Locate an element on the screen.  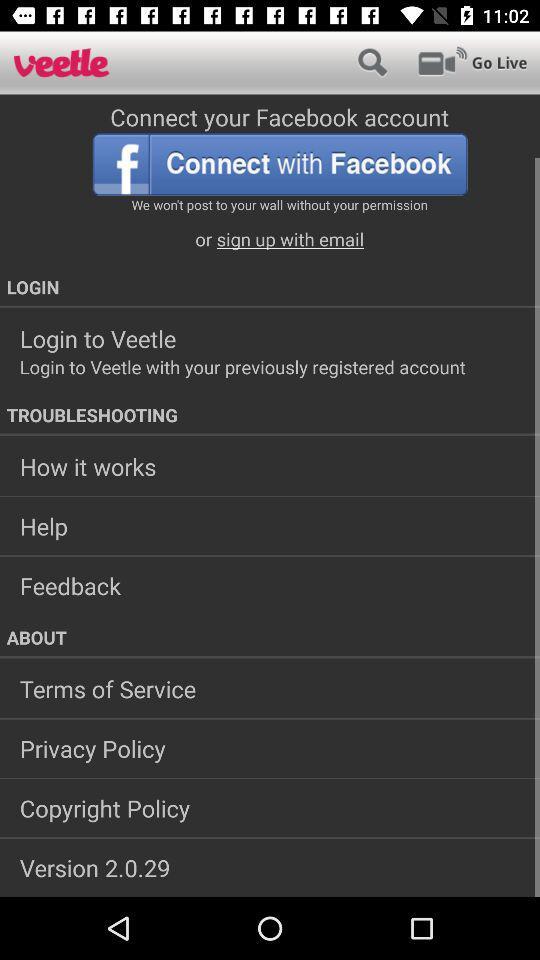
icon below help is located at coordinates (270, 585).